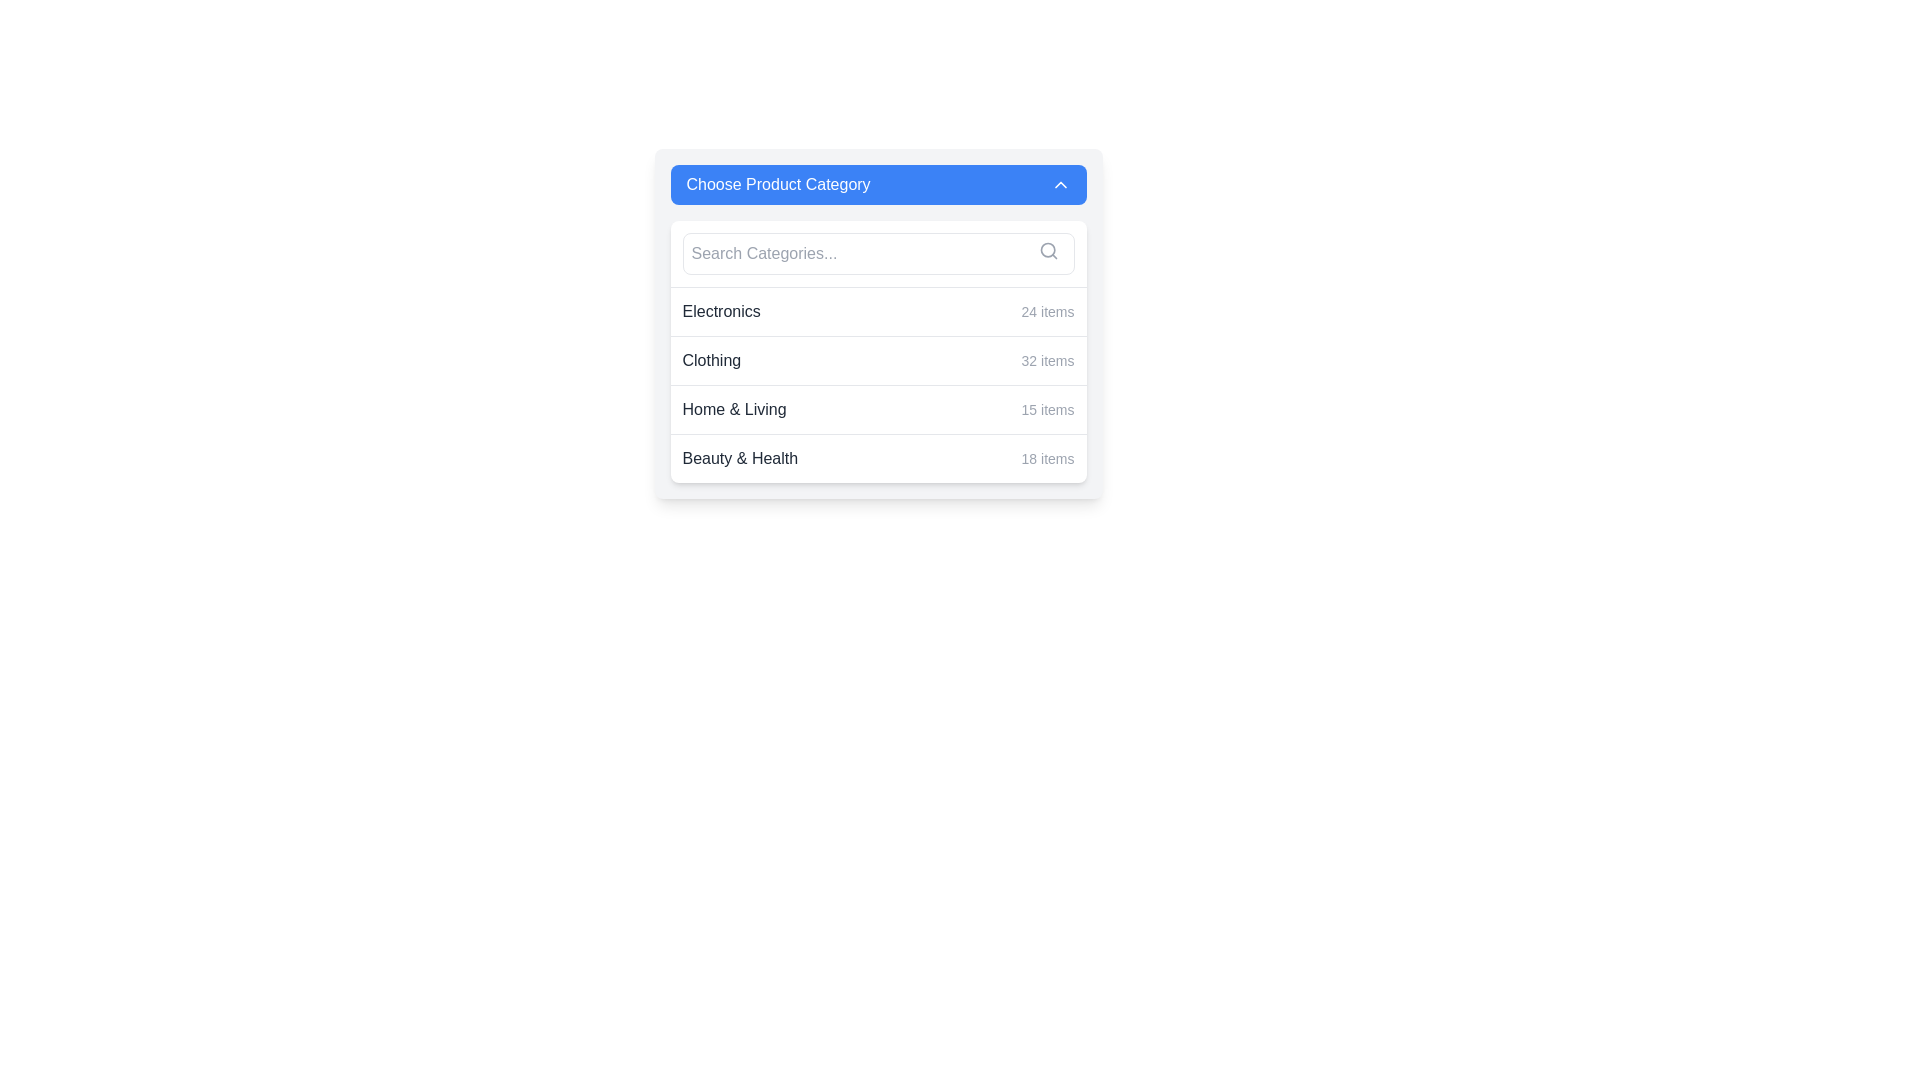  I want to click on the textual label reading '32 items' which is styled in light gray color and positioned to the right of the 'Clothing' label in a dropdown-like interface, so click(1047, 361).